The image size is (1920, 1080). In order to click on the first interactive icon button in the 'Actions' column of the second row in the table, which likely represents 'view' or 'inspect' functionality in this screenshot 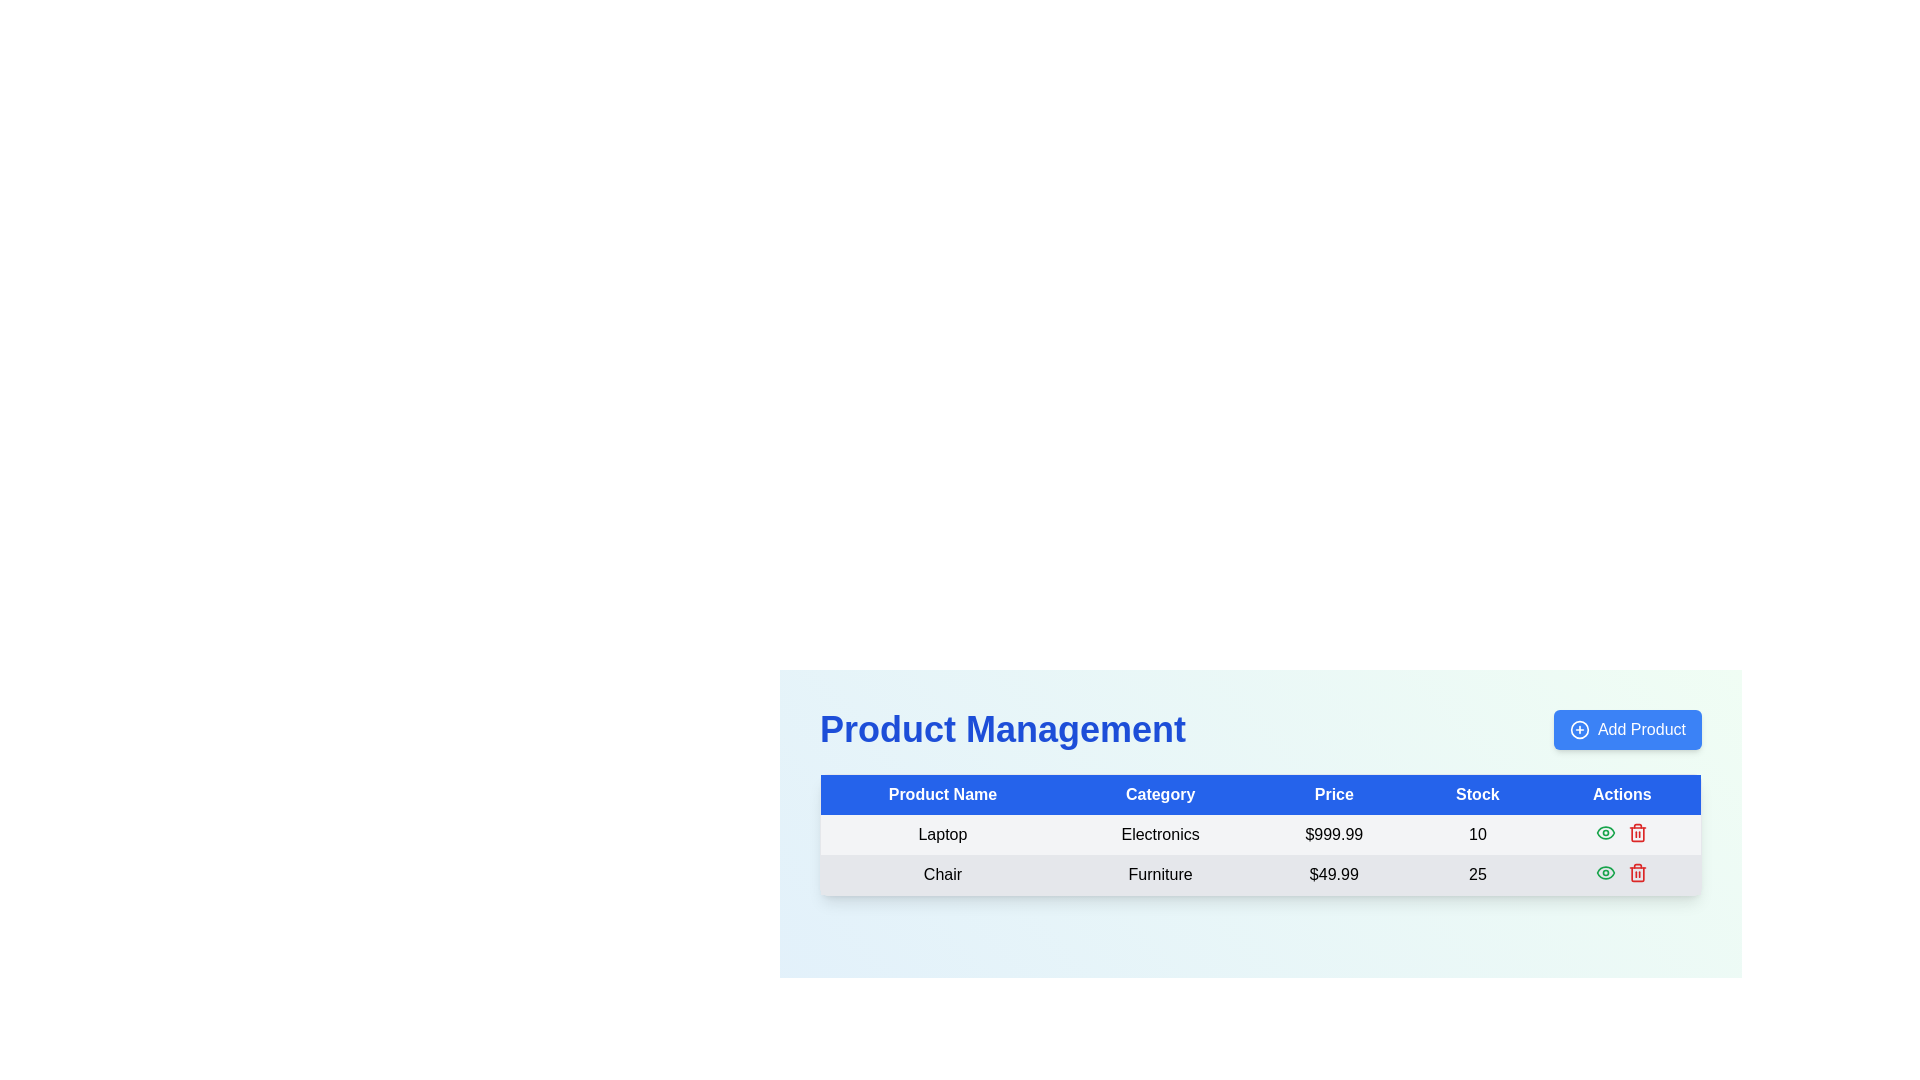, I will do `click(1606, 871)`.